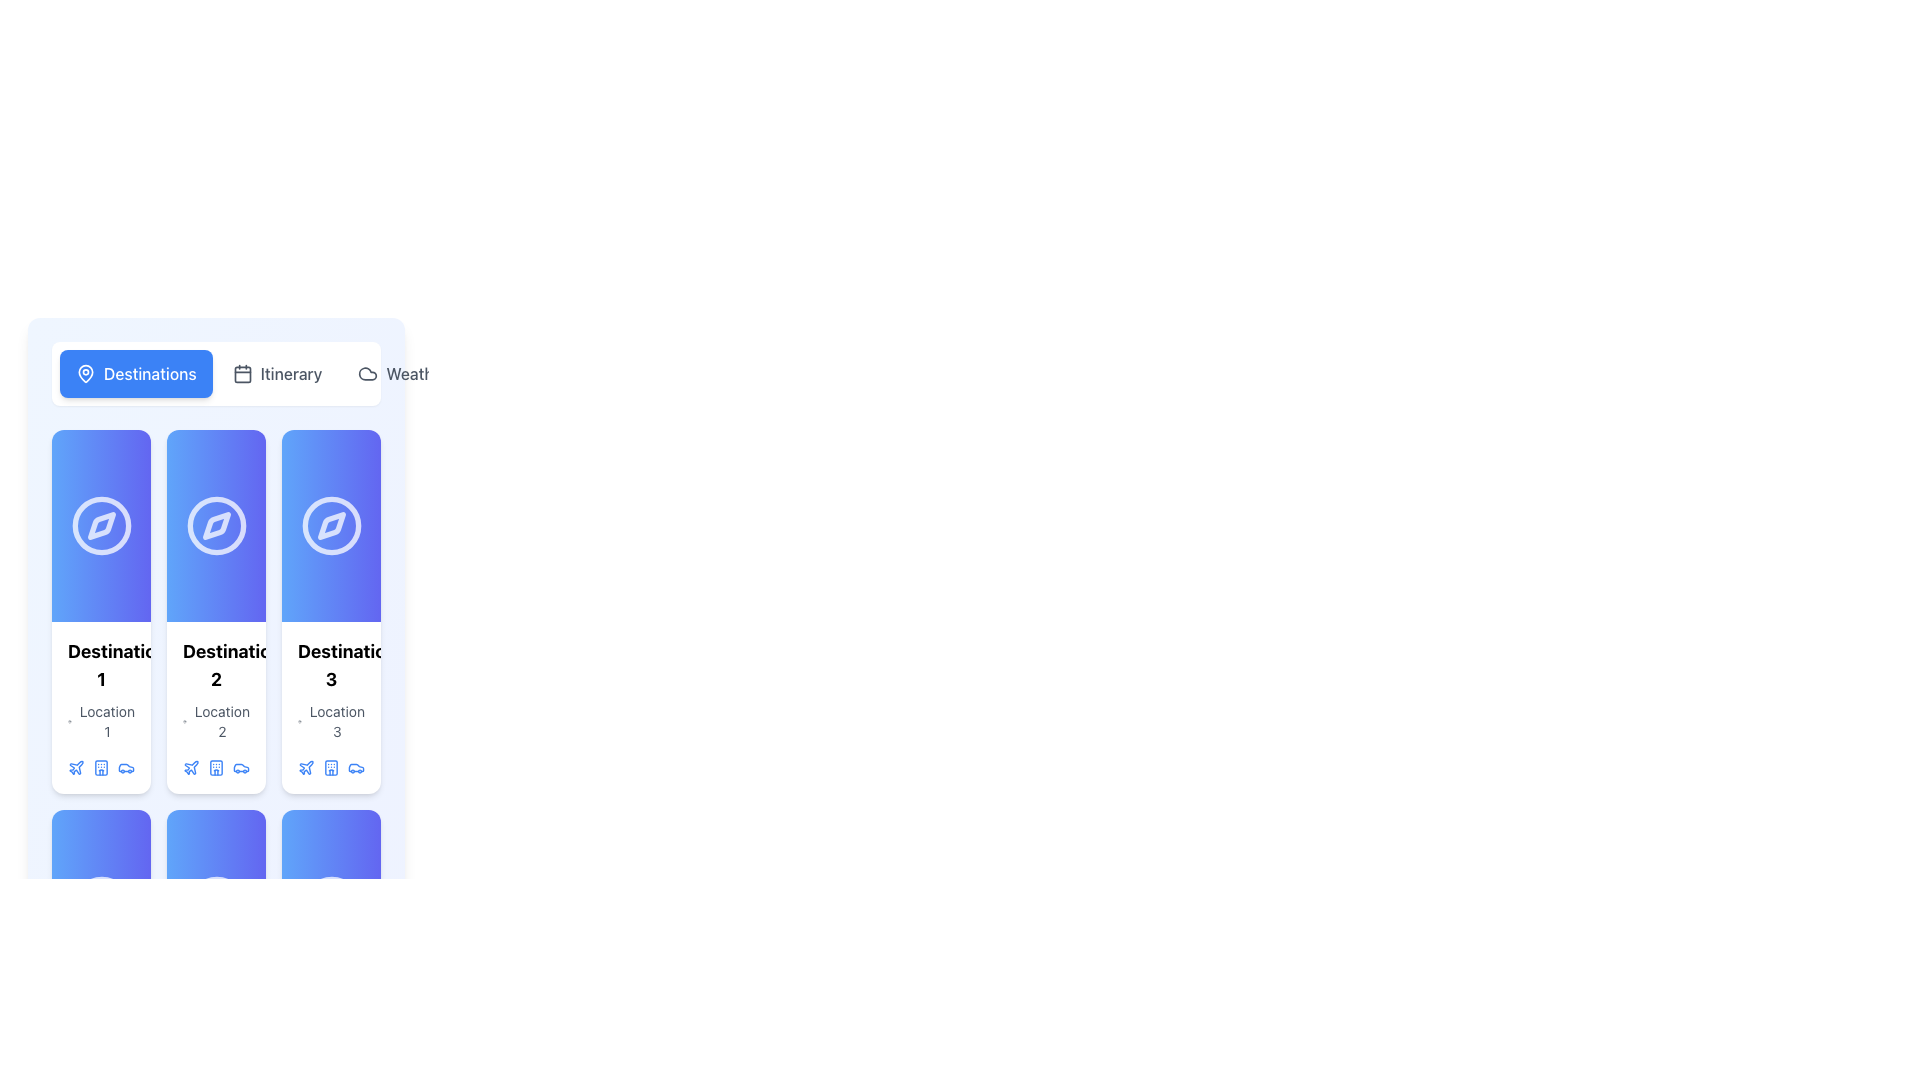 This screenshot has width=1920, height=1080. I want to click on the visual representation of the location icon positioned to the left of 'Location 1' text in the 'Destinations' tab list, so click(69, 721).